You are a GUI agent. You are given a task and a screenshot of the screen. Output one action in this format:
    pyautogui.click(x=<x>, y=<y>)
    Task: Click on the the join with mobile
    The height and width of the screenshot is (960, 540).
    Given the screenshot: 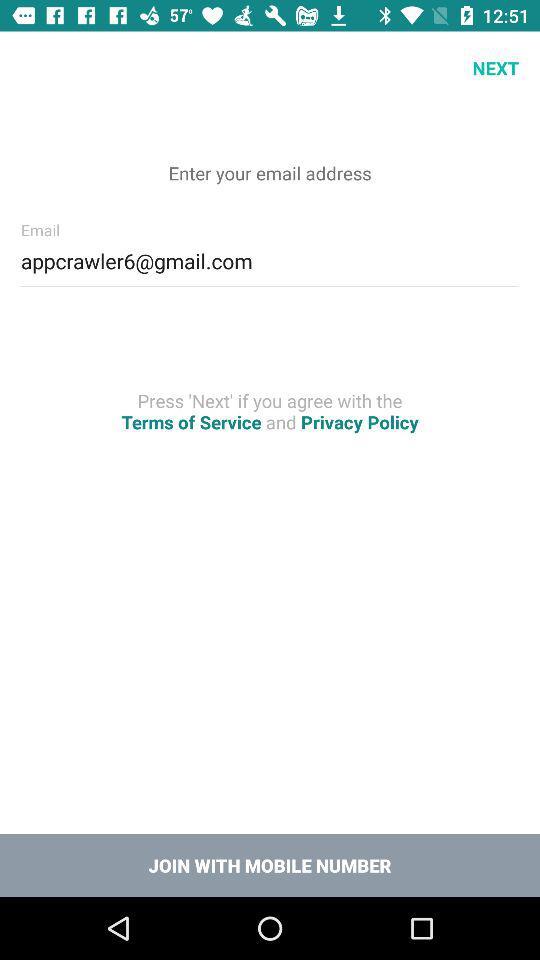 What is the action you would take?
    pyautogui.click(x=270, y=864)
    